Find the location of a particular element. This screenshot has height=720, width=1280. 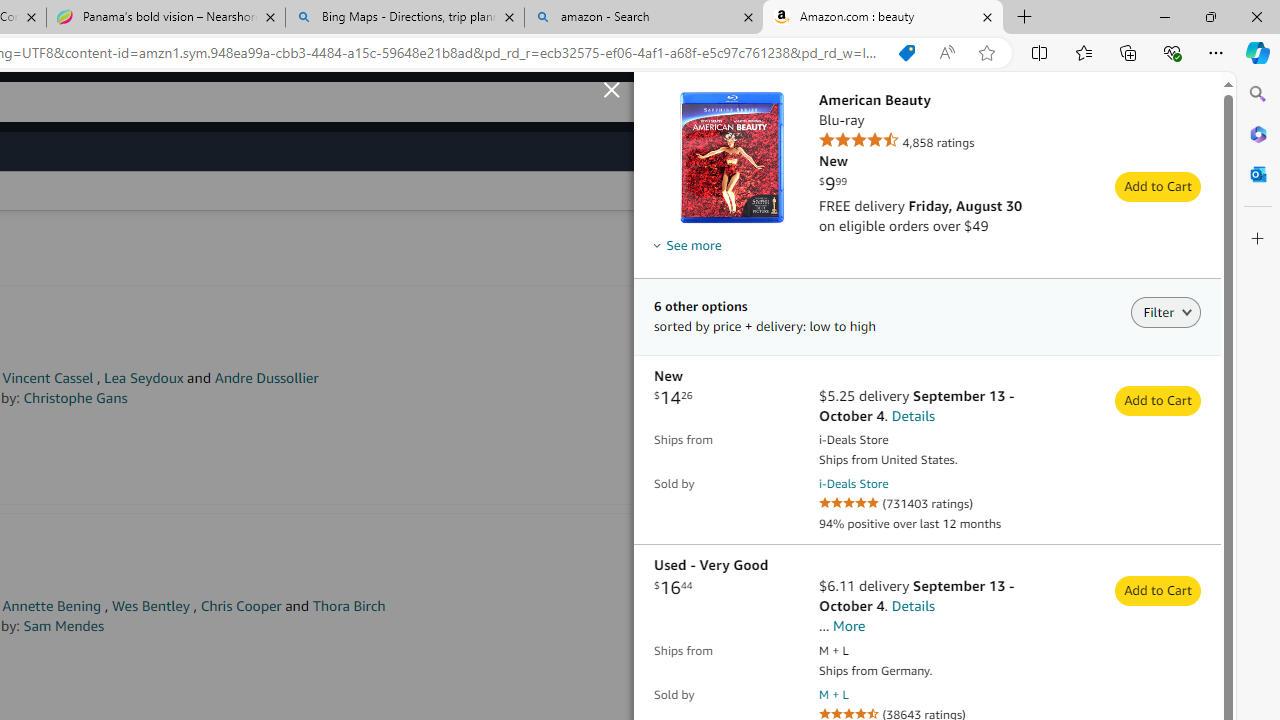

'Andre Dussollier' is located at coordinates (265, 378).